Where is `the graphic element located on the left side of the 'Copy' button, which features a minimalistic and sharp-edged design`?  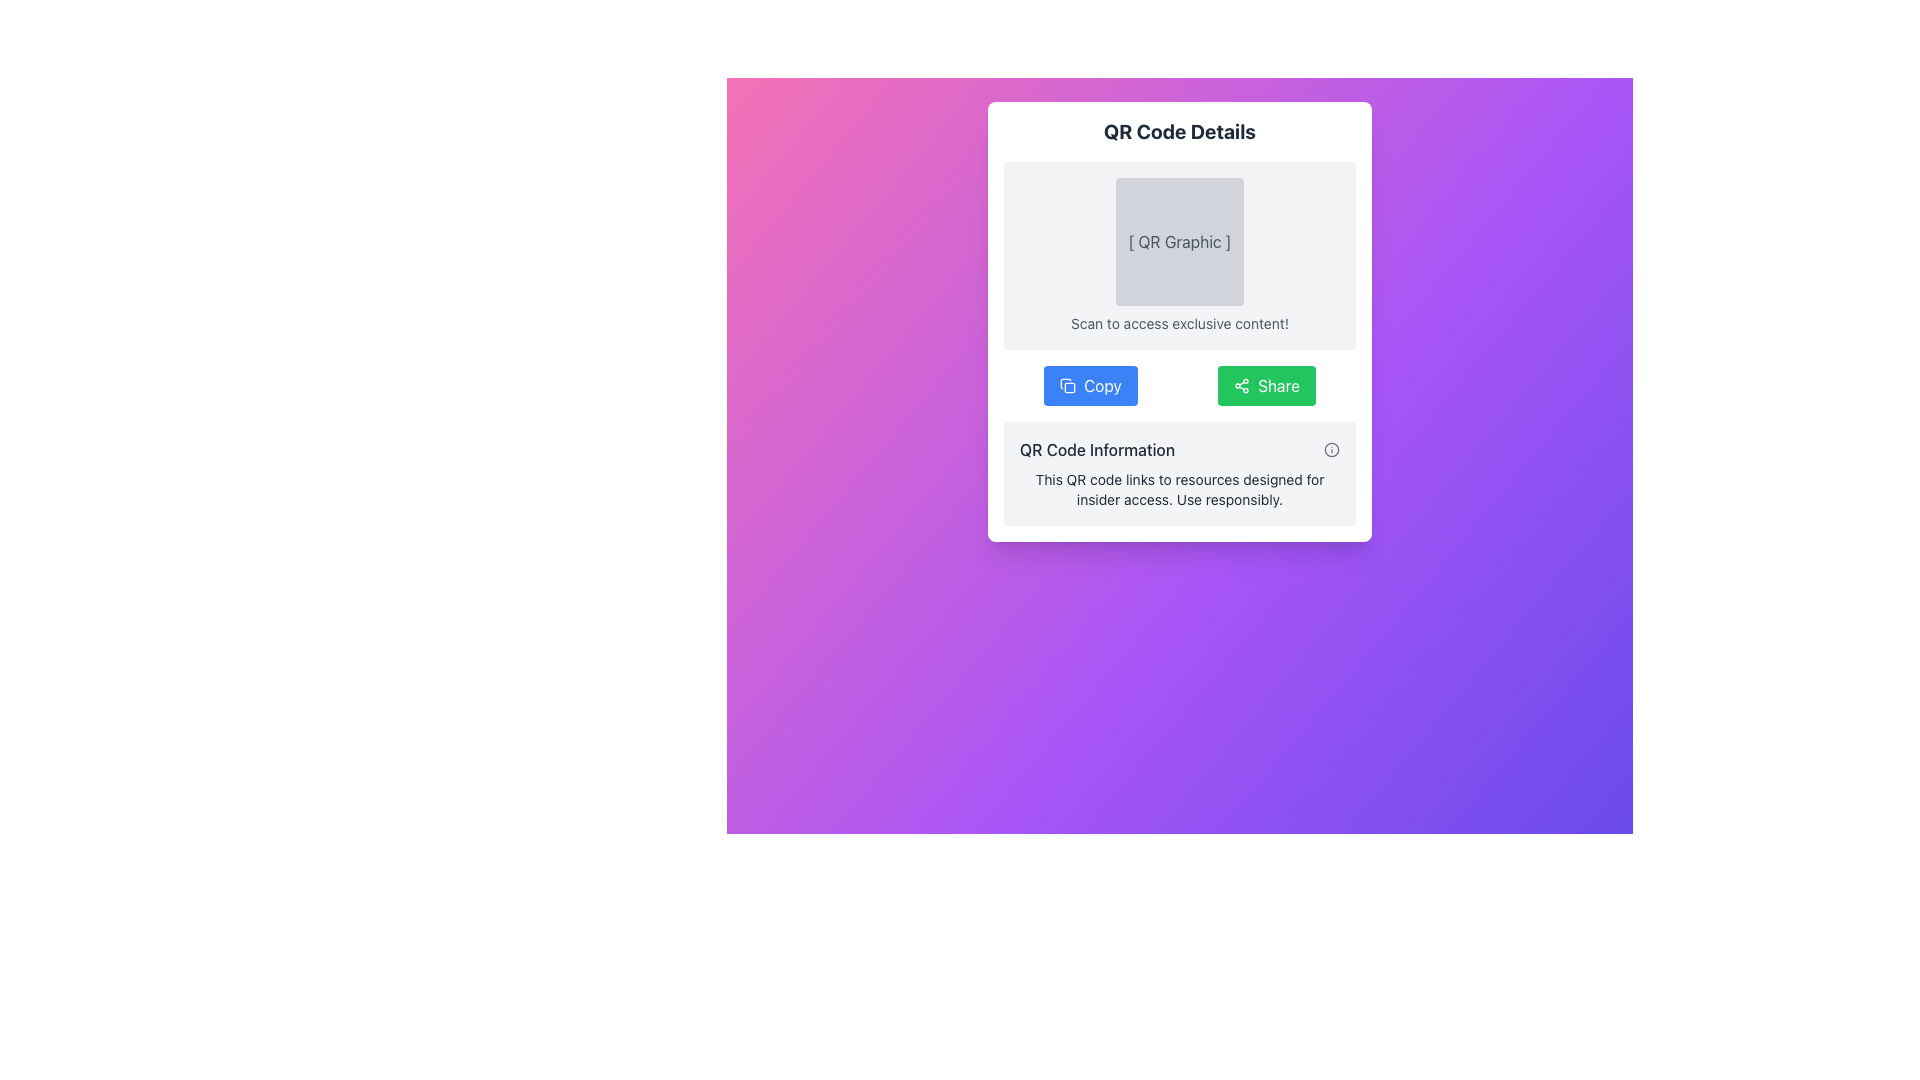 the graphic element located on the left side of the 'Copy' button, which features a minimalistic and sharp-edged design is located at coordinates (1064, 384).